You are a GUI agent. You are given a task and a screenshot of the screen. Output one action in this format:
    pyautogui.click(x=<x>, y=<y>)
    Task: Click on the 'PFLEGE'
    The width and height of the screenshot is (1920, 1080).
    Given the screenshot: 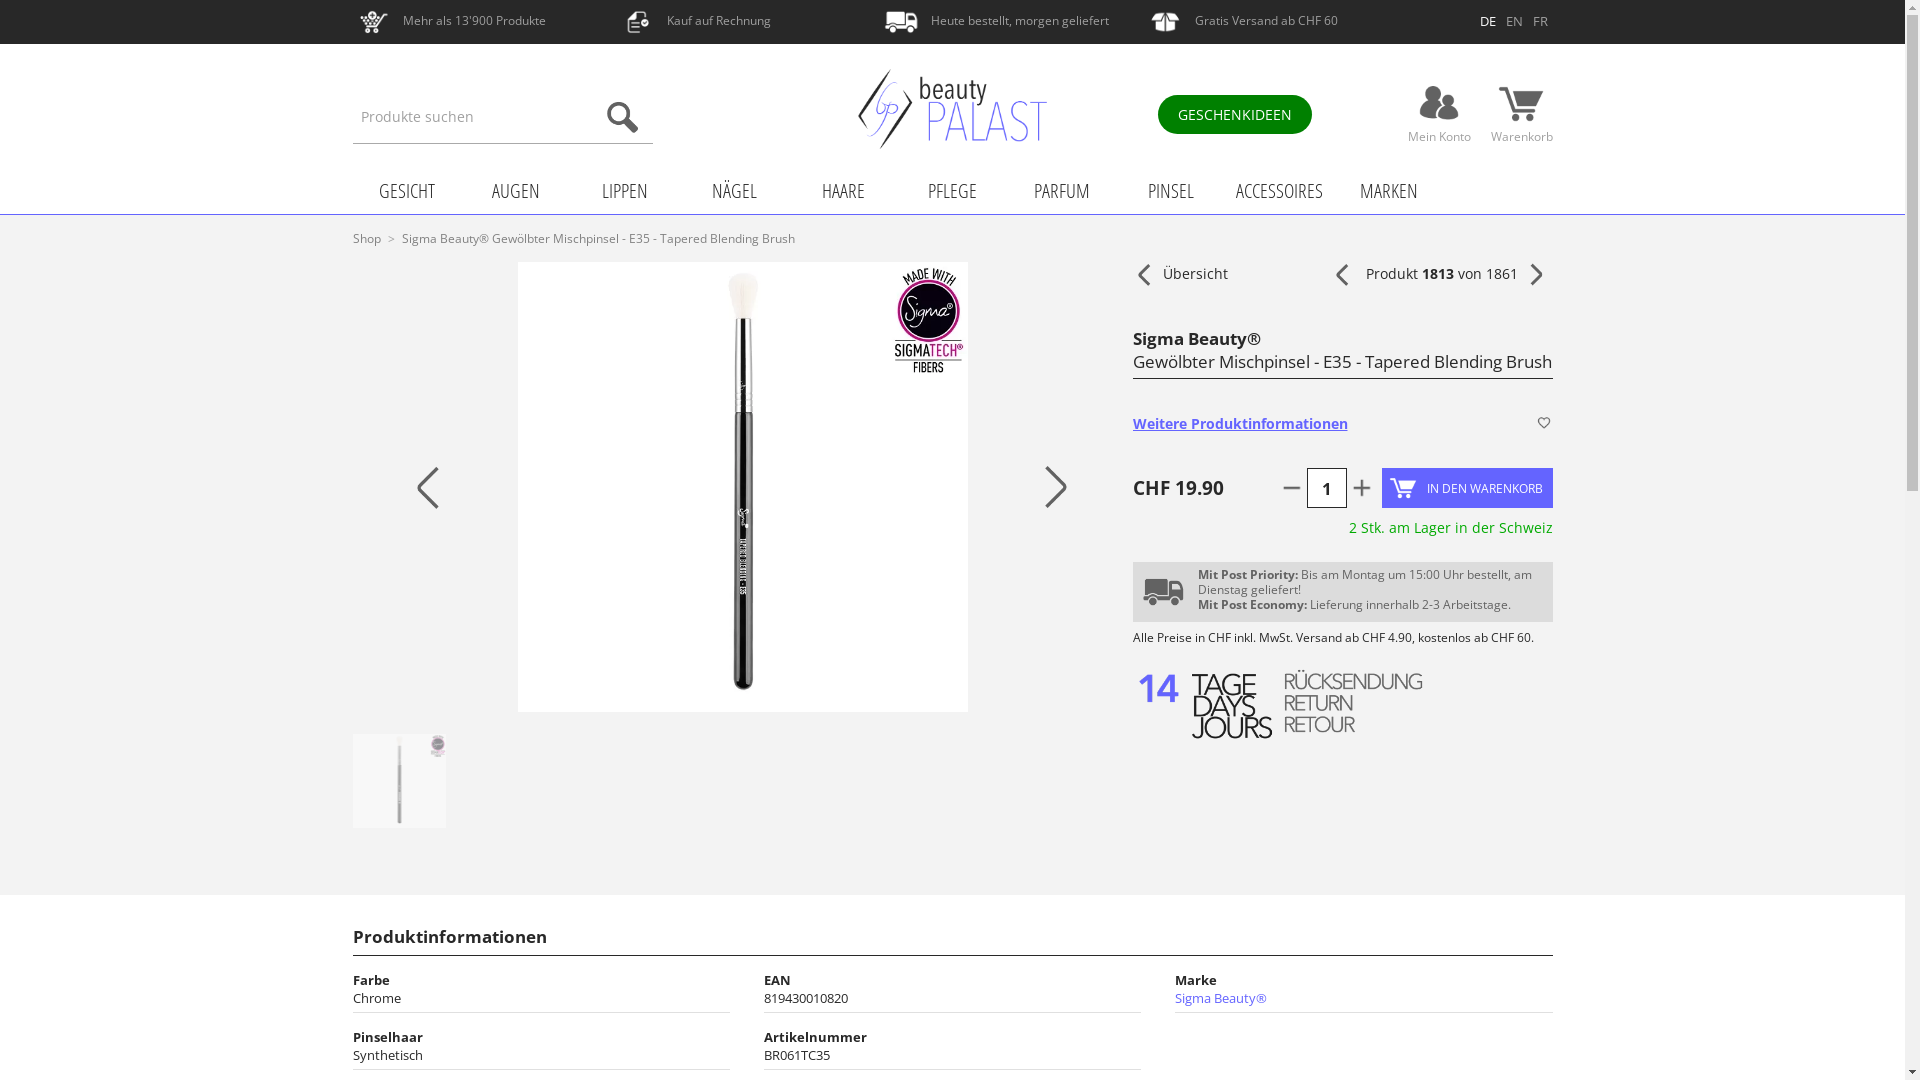 What is the action you would take?
    pyautogui.click(x=951, y=192)
    